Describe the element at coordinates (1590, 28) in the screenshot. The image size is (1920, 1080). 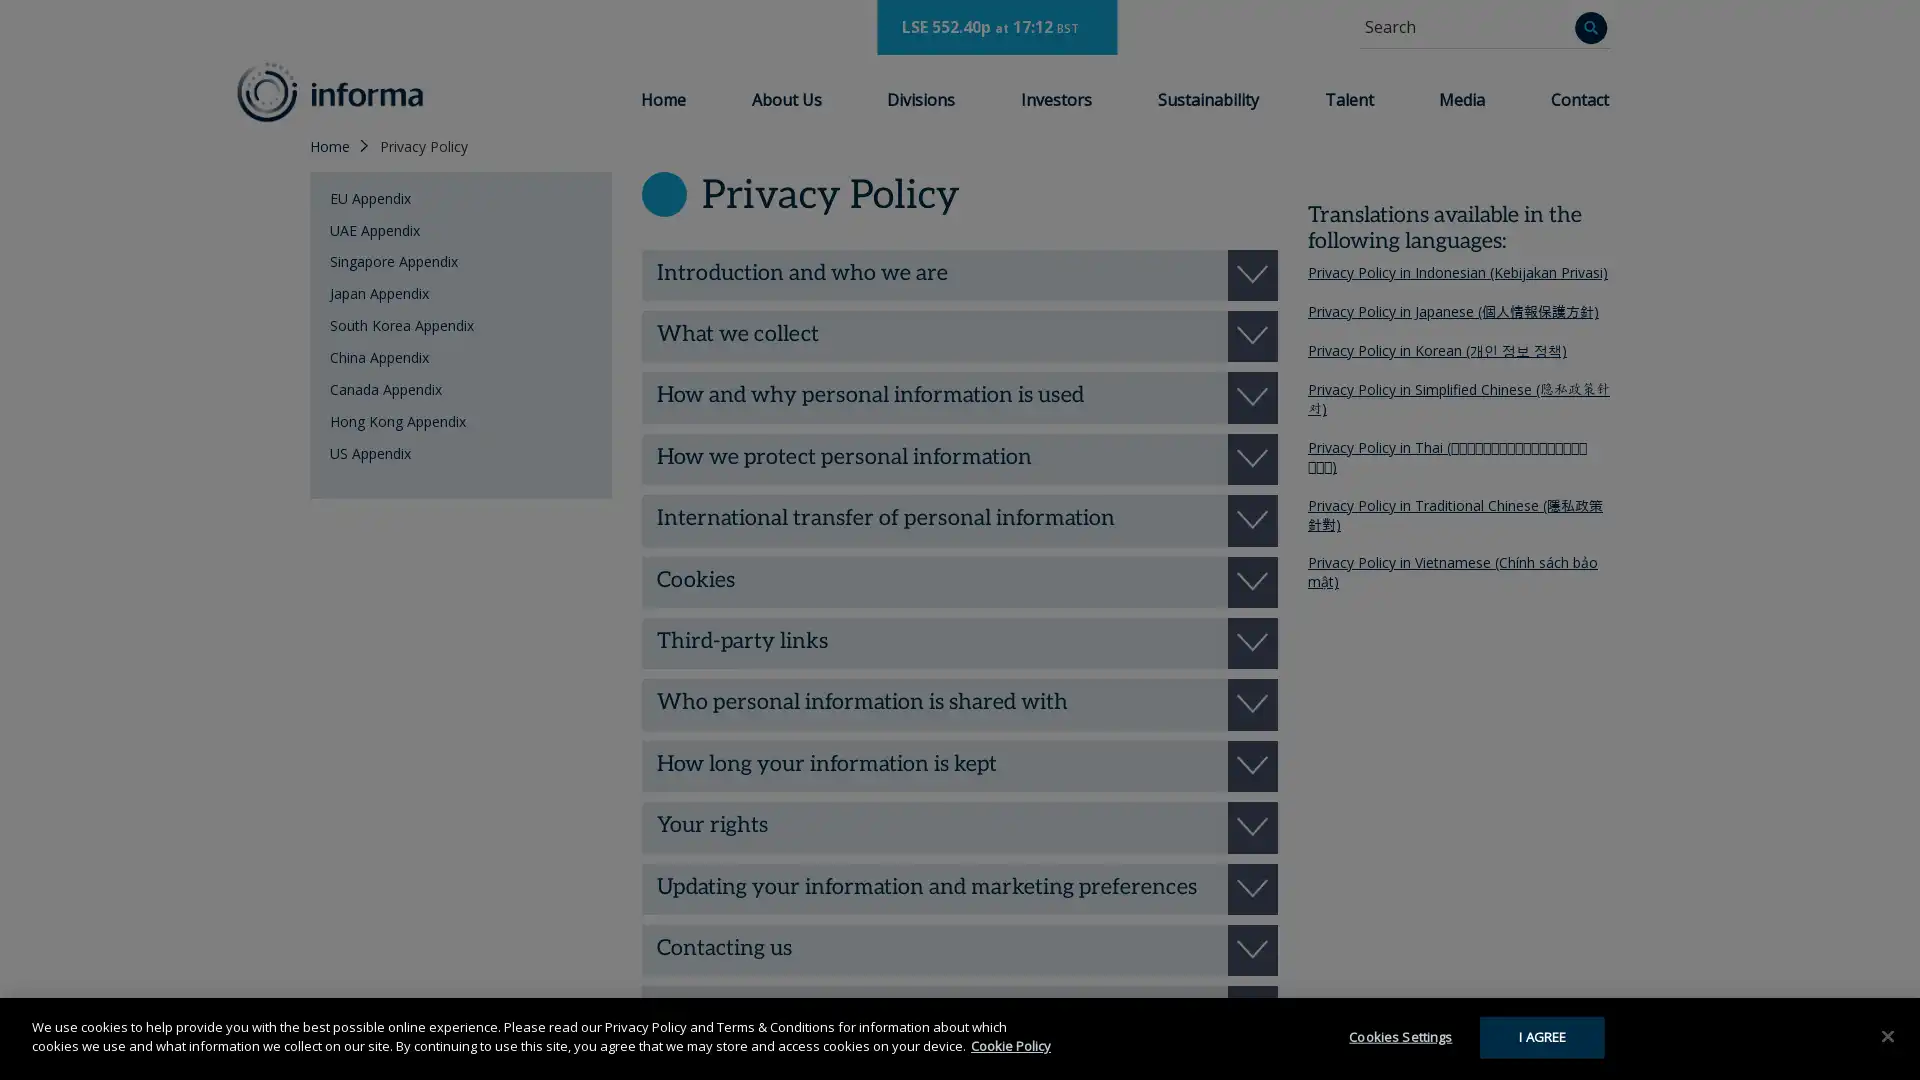
I see `Search` at that location.